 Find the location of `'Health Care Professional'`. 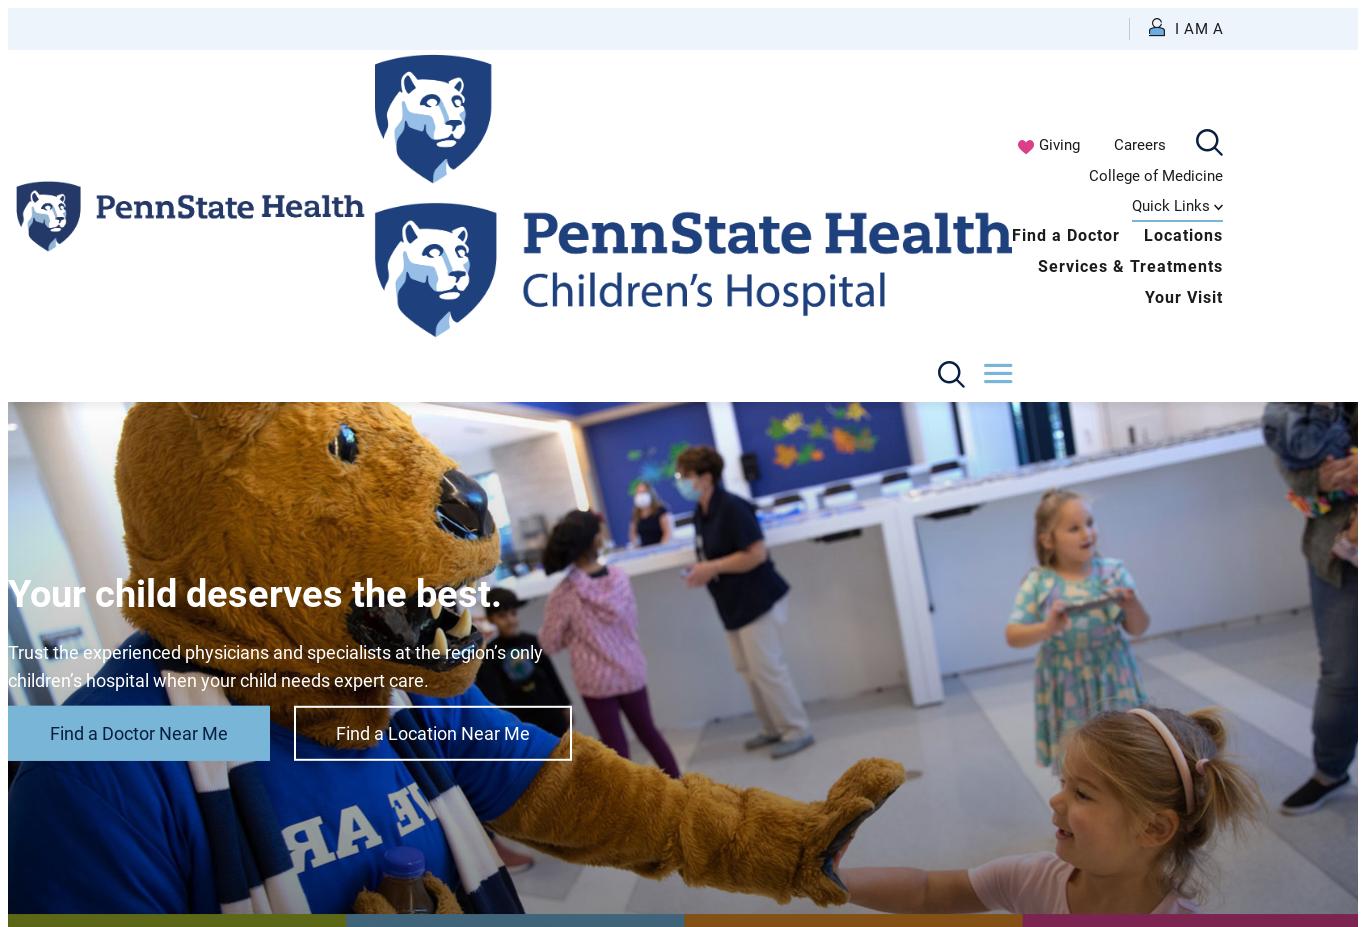

'Health Care Professional' is located at coordinates (929, 255).